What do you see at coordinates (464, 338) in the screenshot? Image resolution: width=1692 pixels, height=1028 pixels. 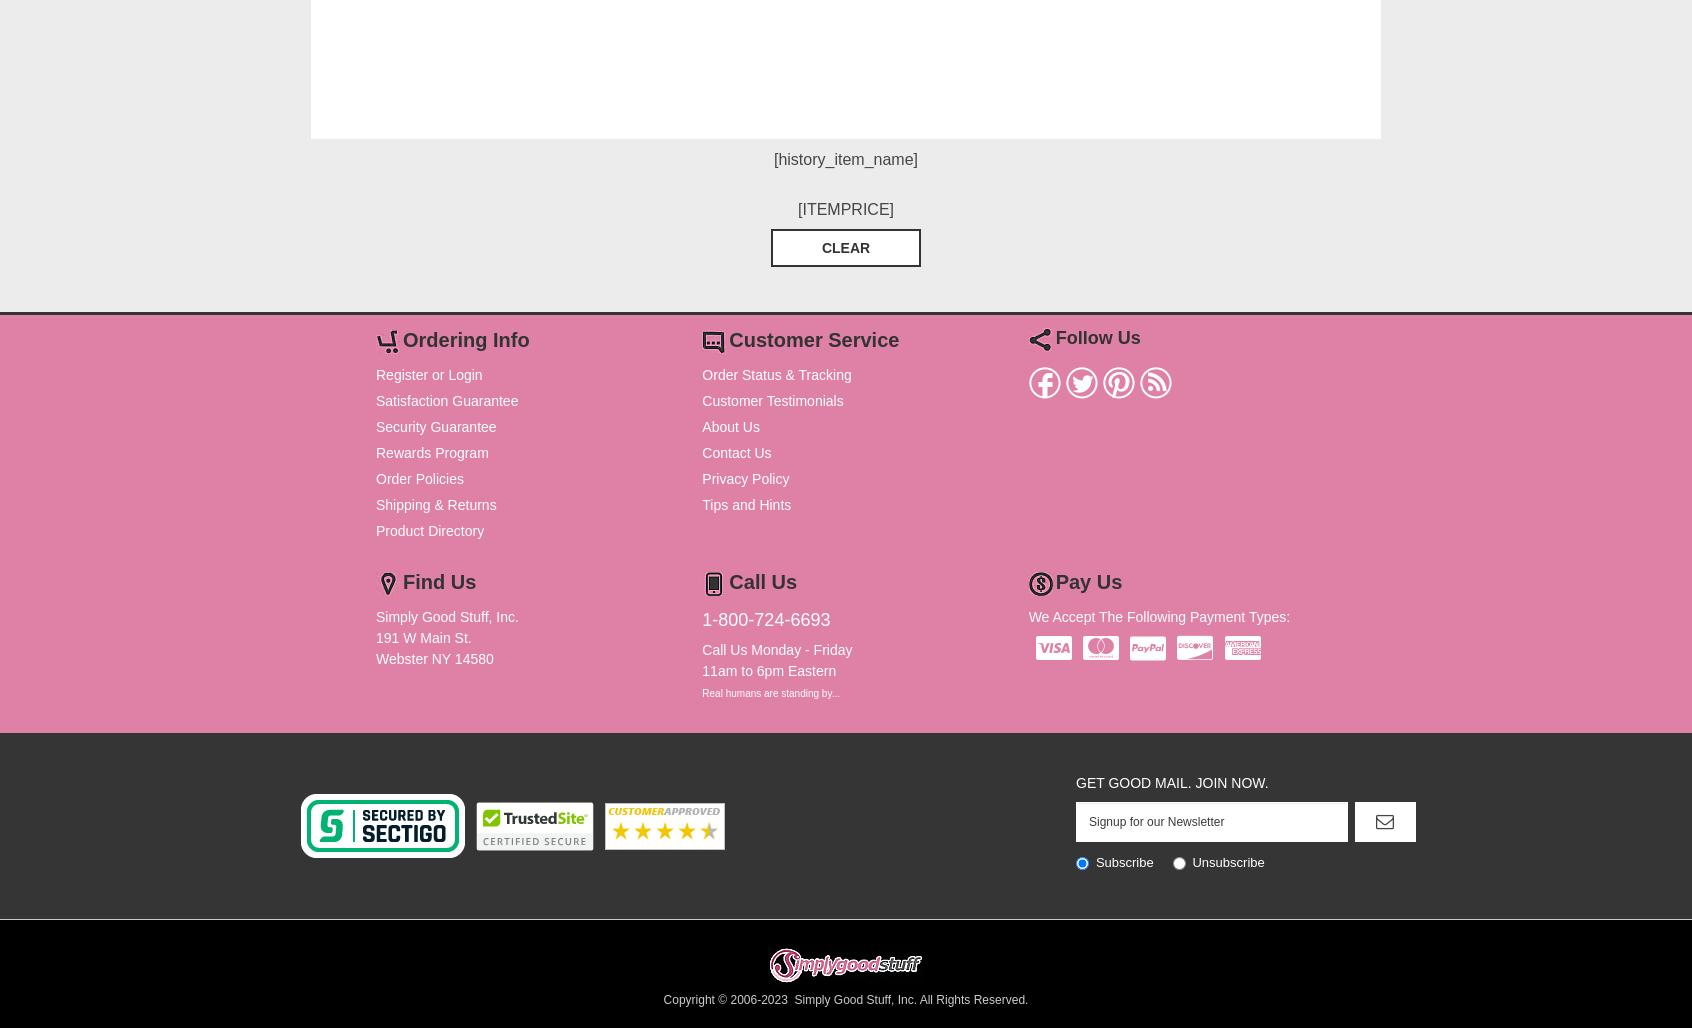 I see `'Ordering Info'` at bounding box center [464, 338].